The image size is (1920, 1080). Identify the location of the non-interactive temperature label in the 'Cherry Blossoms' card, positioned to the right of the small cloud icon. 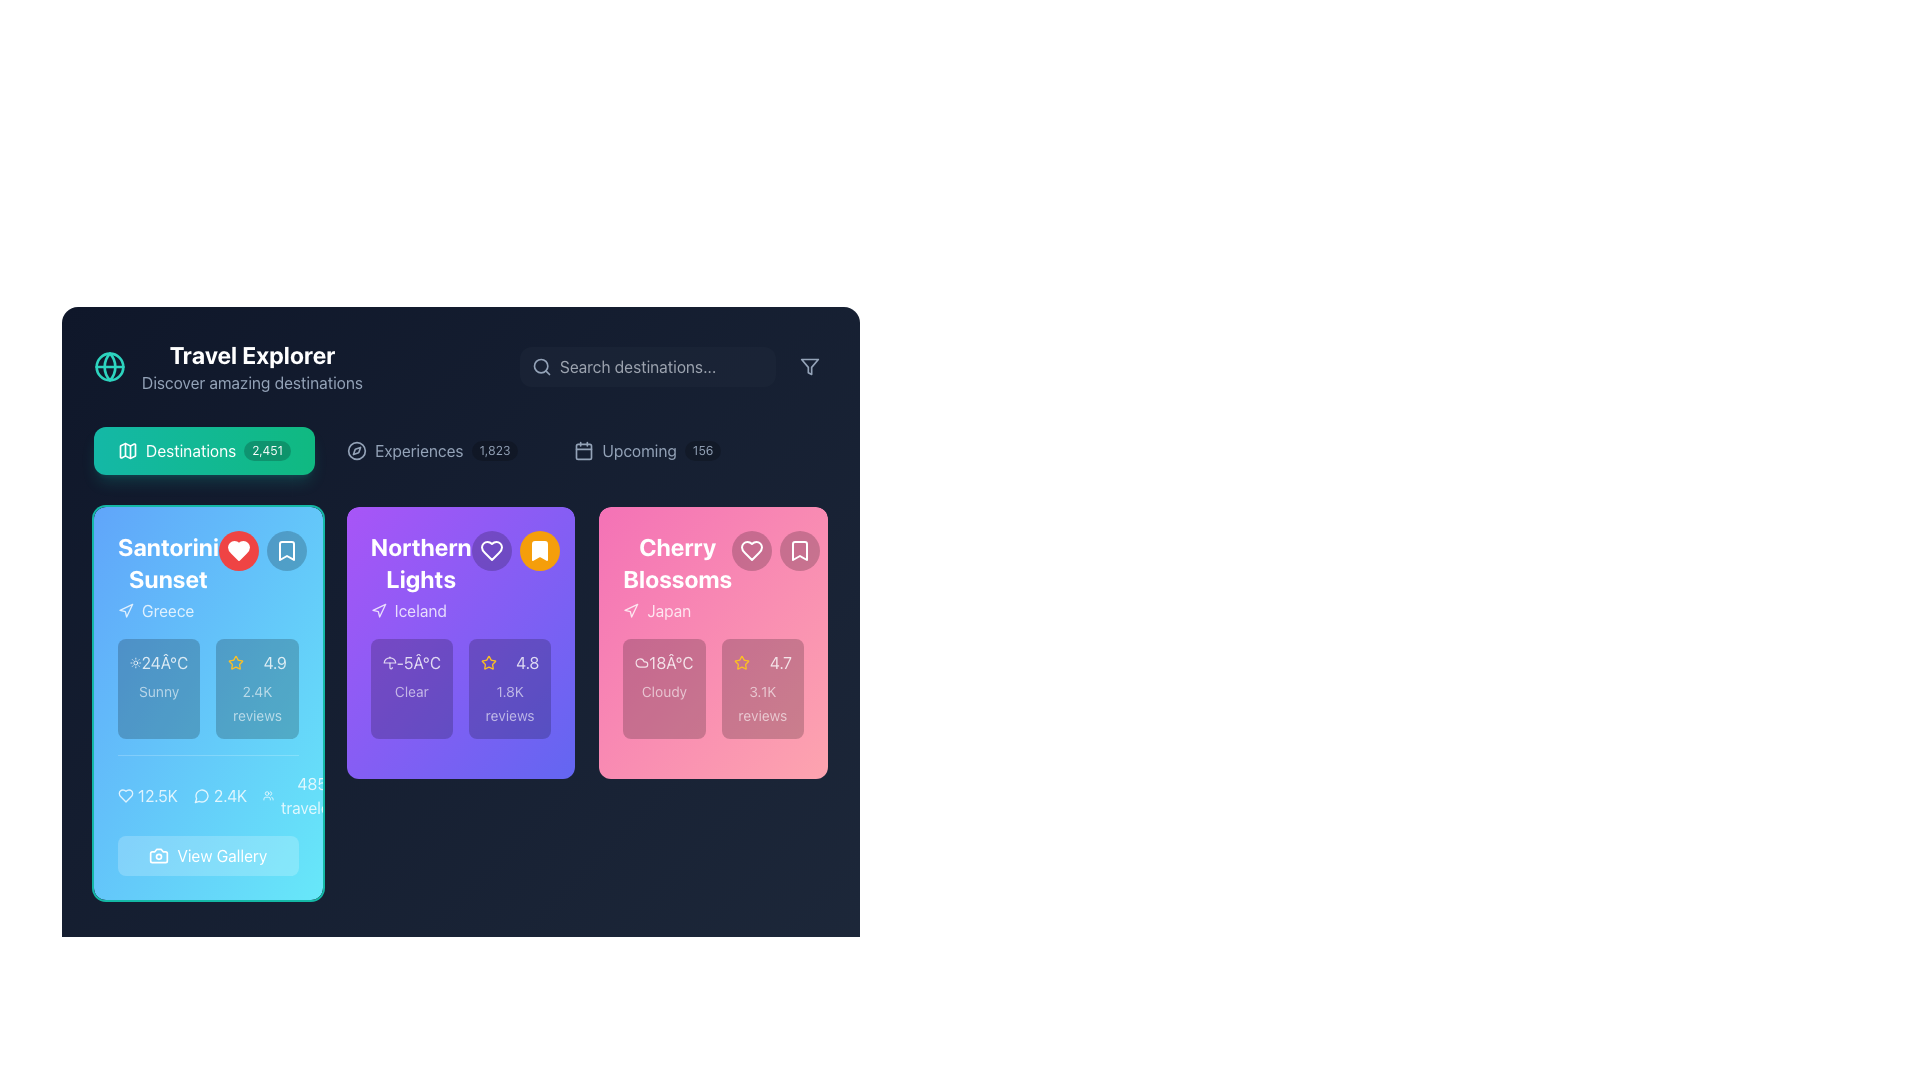
(664, 663).